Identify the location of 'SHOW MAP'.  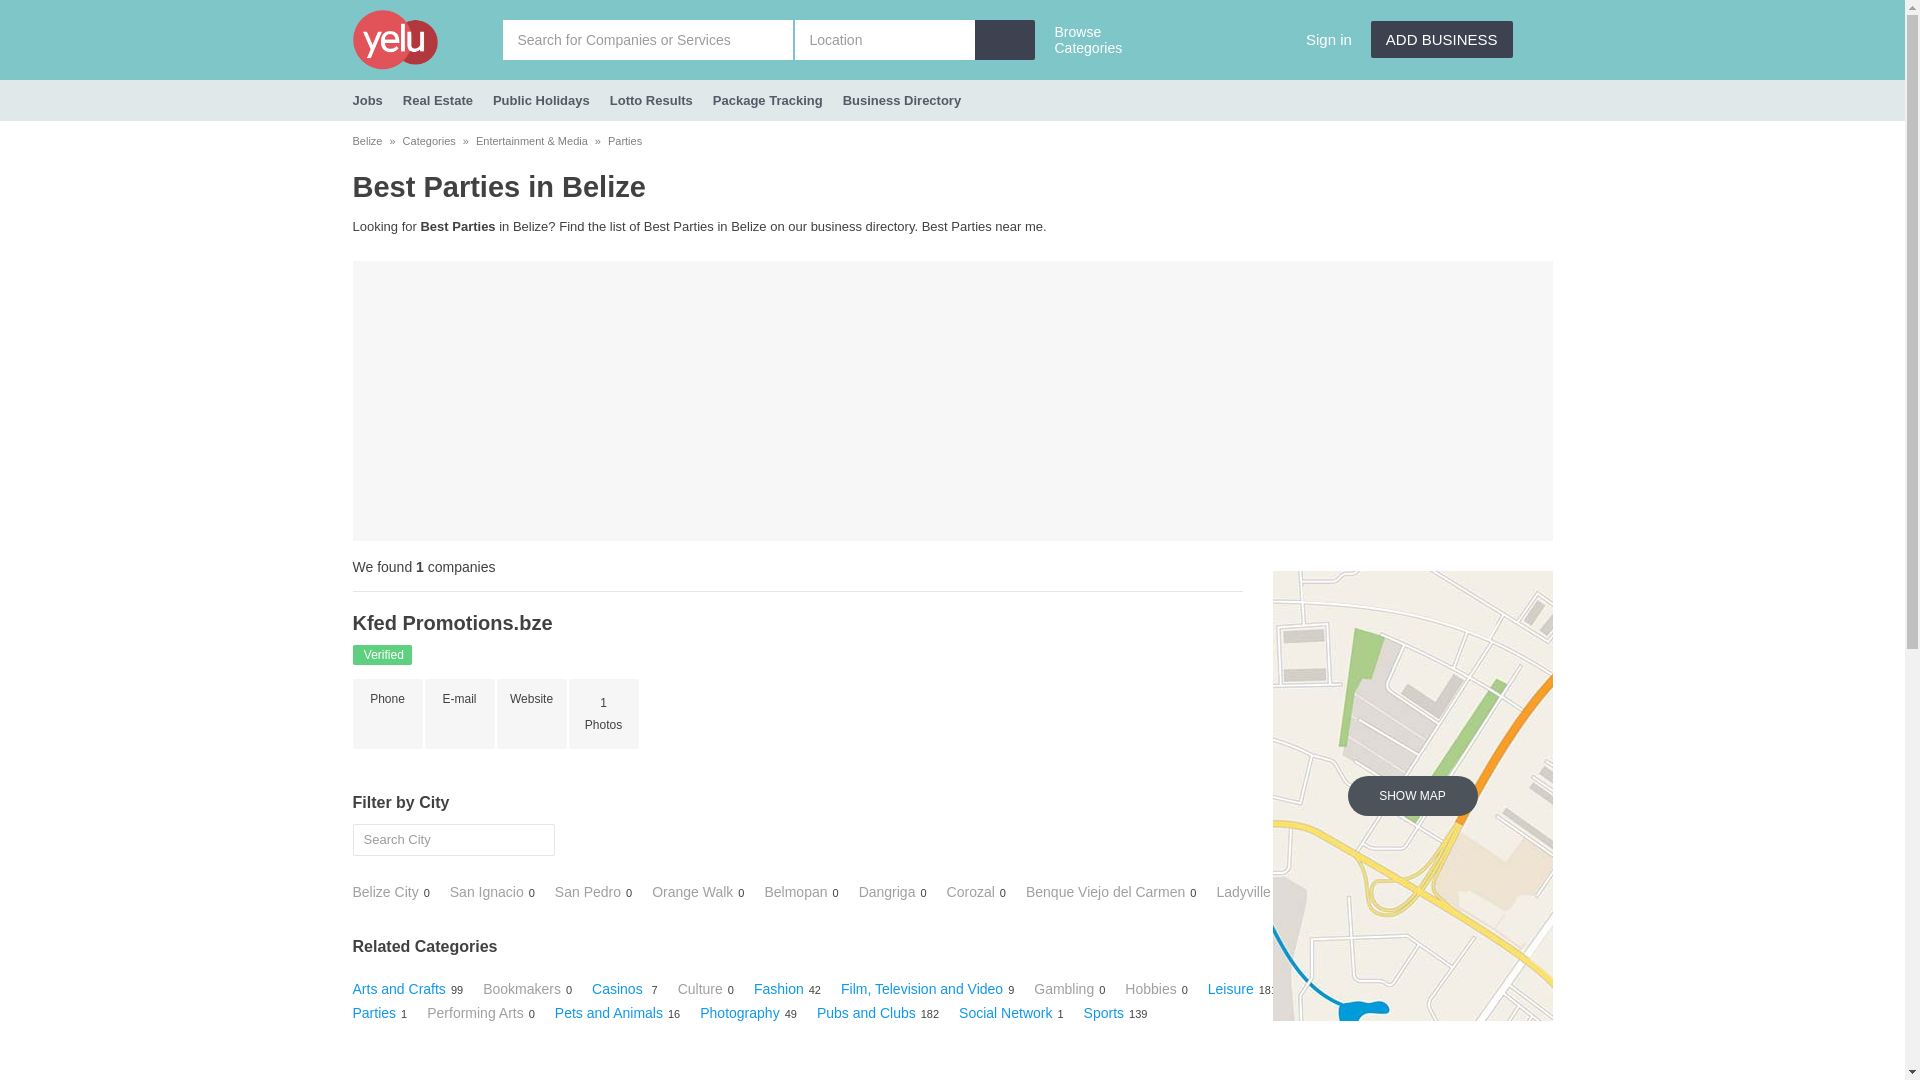
(1411, 794).